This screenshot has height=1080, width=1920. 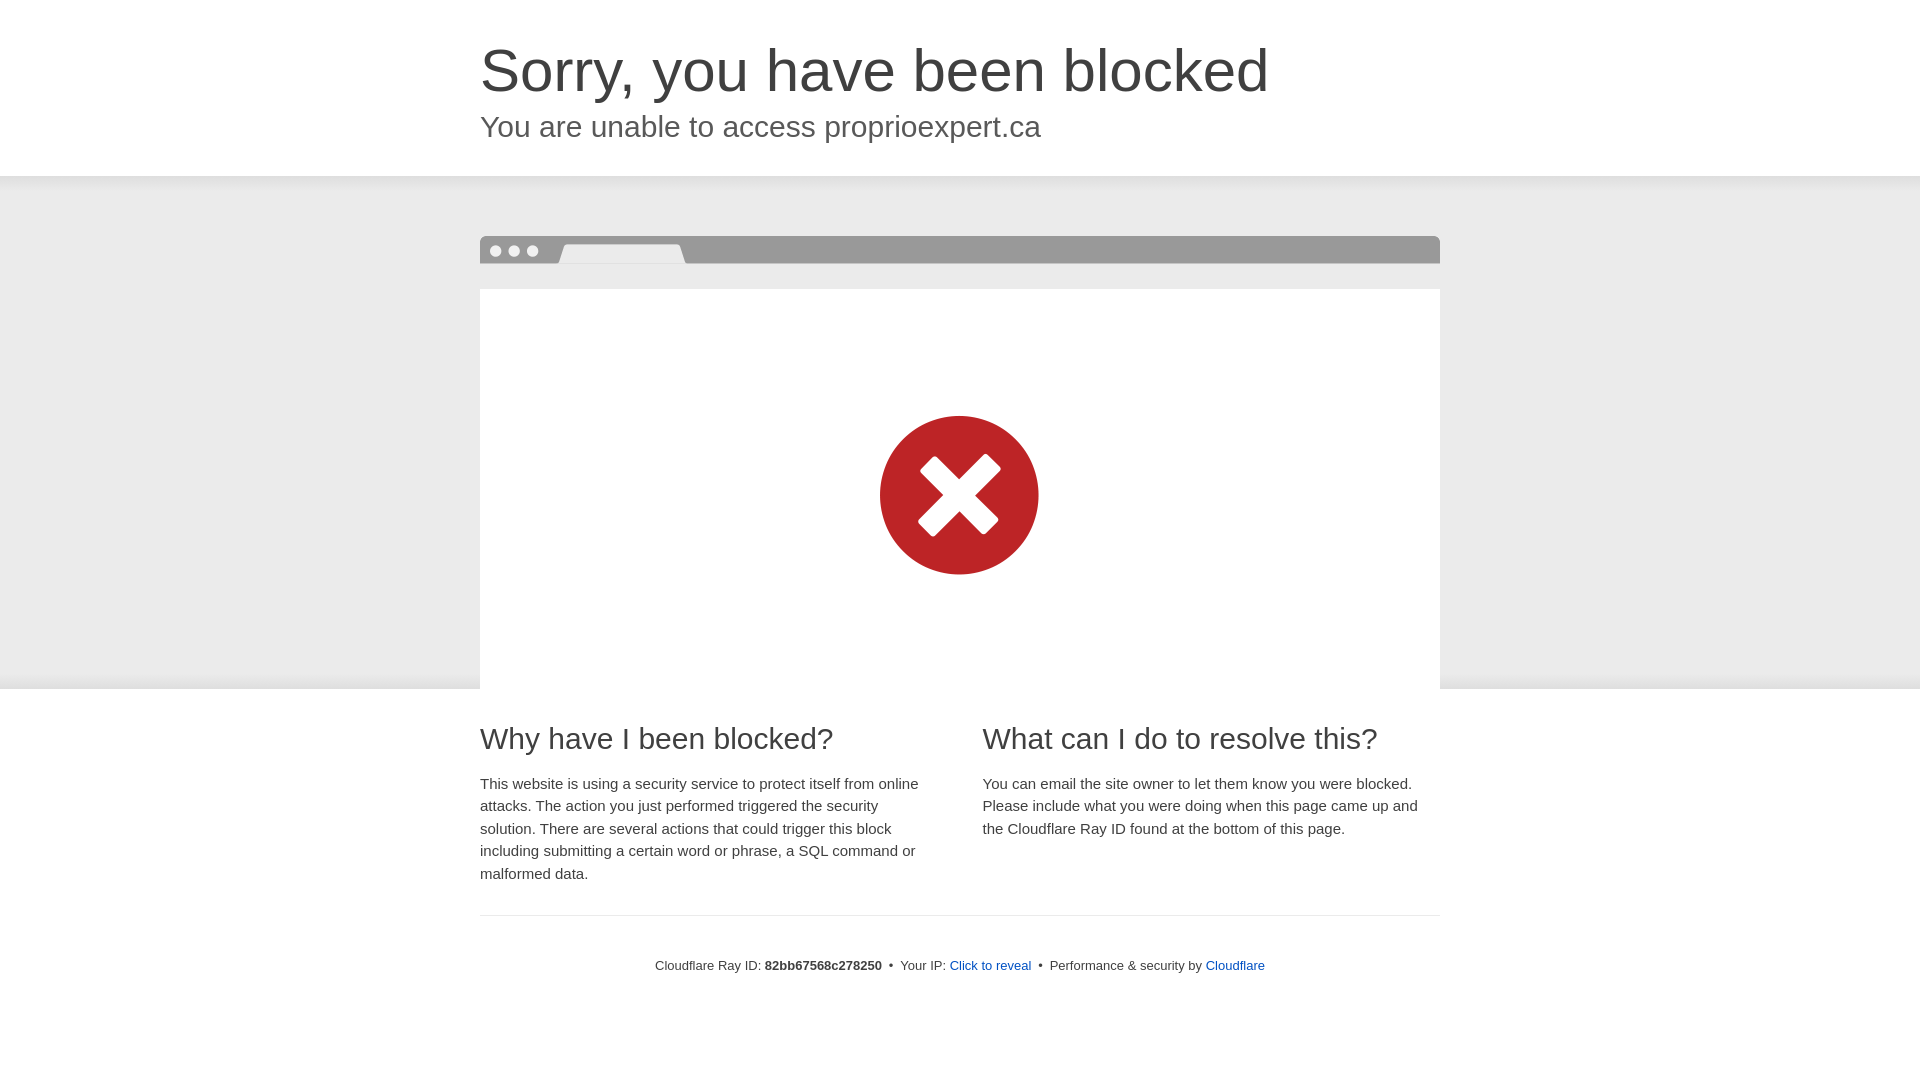 I want to click on 'Click to reveal', so click(x=949, y=964).